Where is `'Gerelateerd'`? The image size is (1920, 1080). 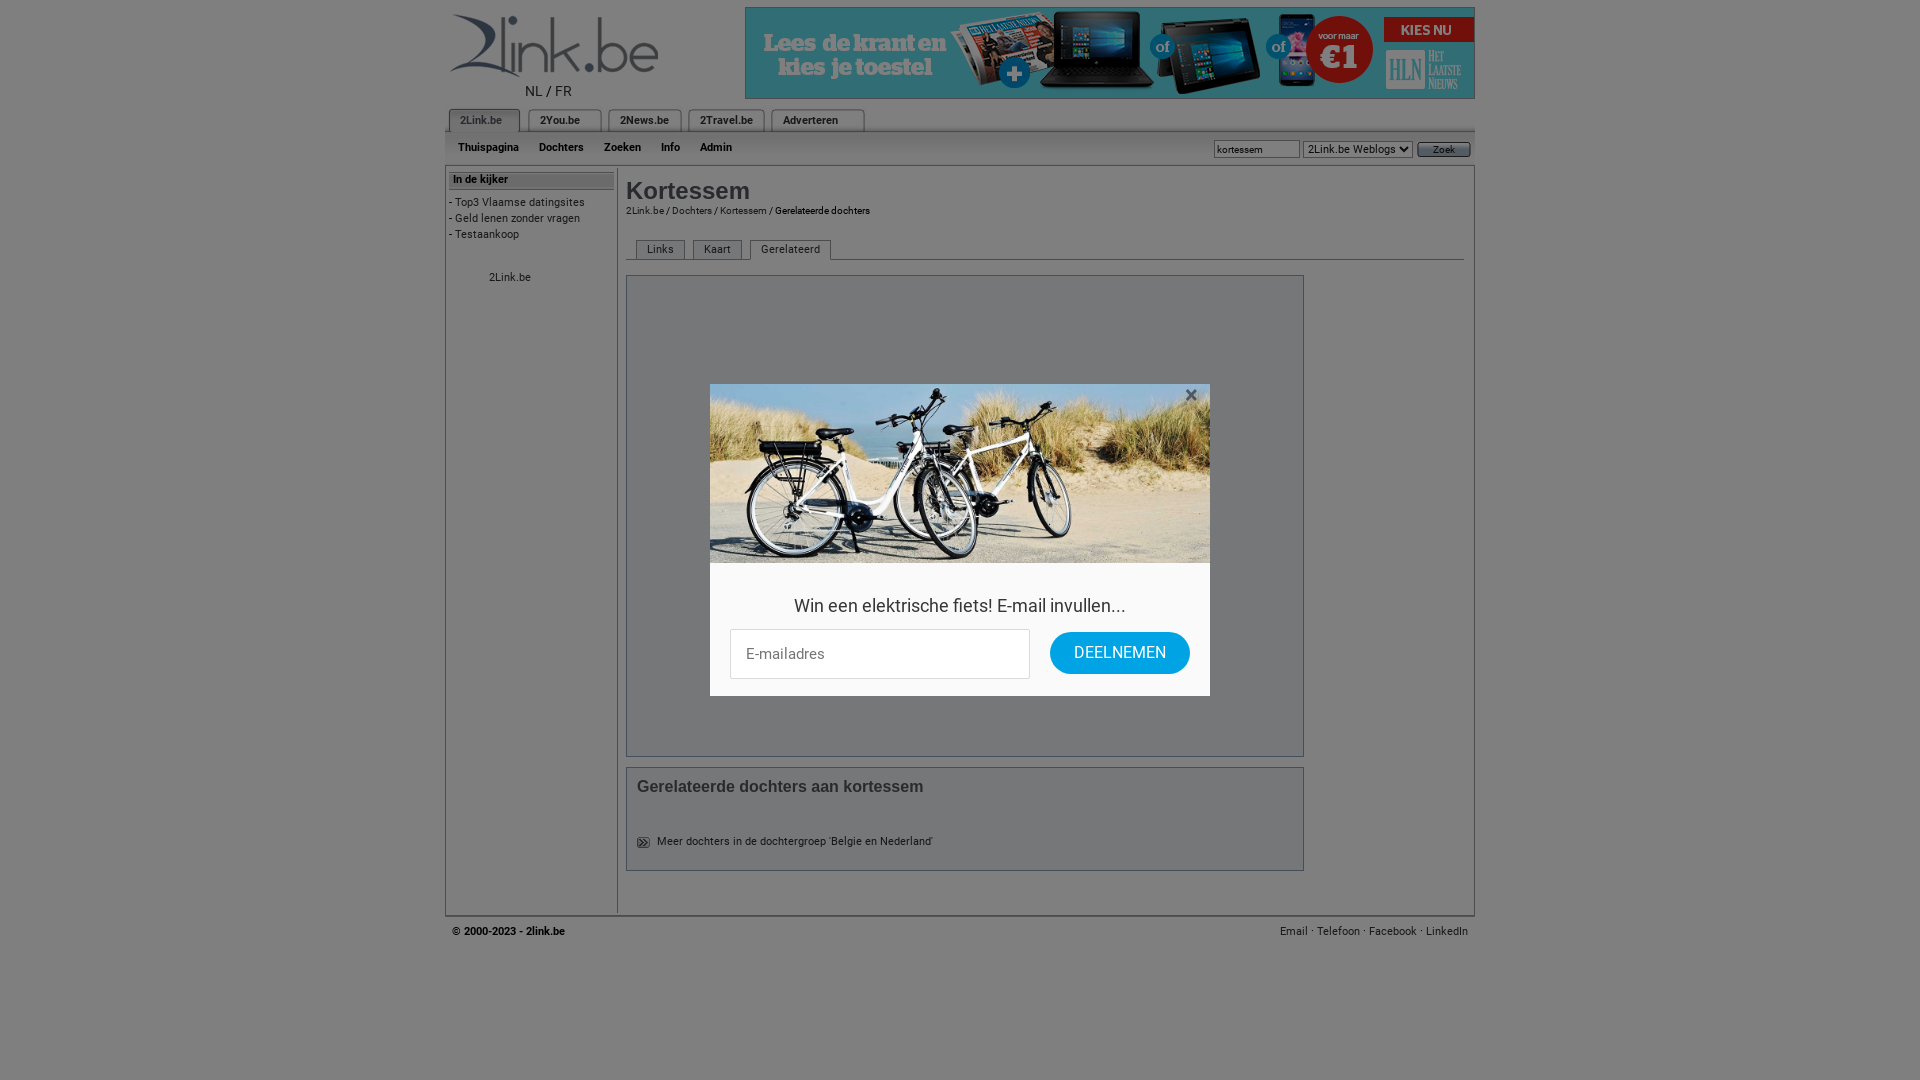 'Gerelateerd' is located at coordinates (748, 249).